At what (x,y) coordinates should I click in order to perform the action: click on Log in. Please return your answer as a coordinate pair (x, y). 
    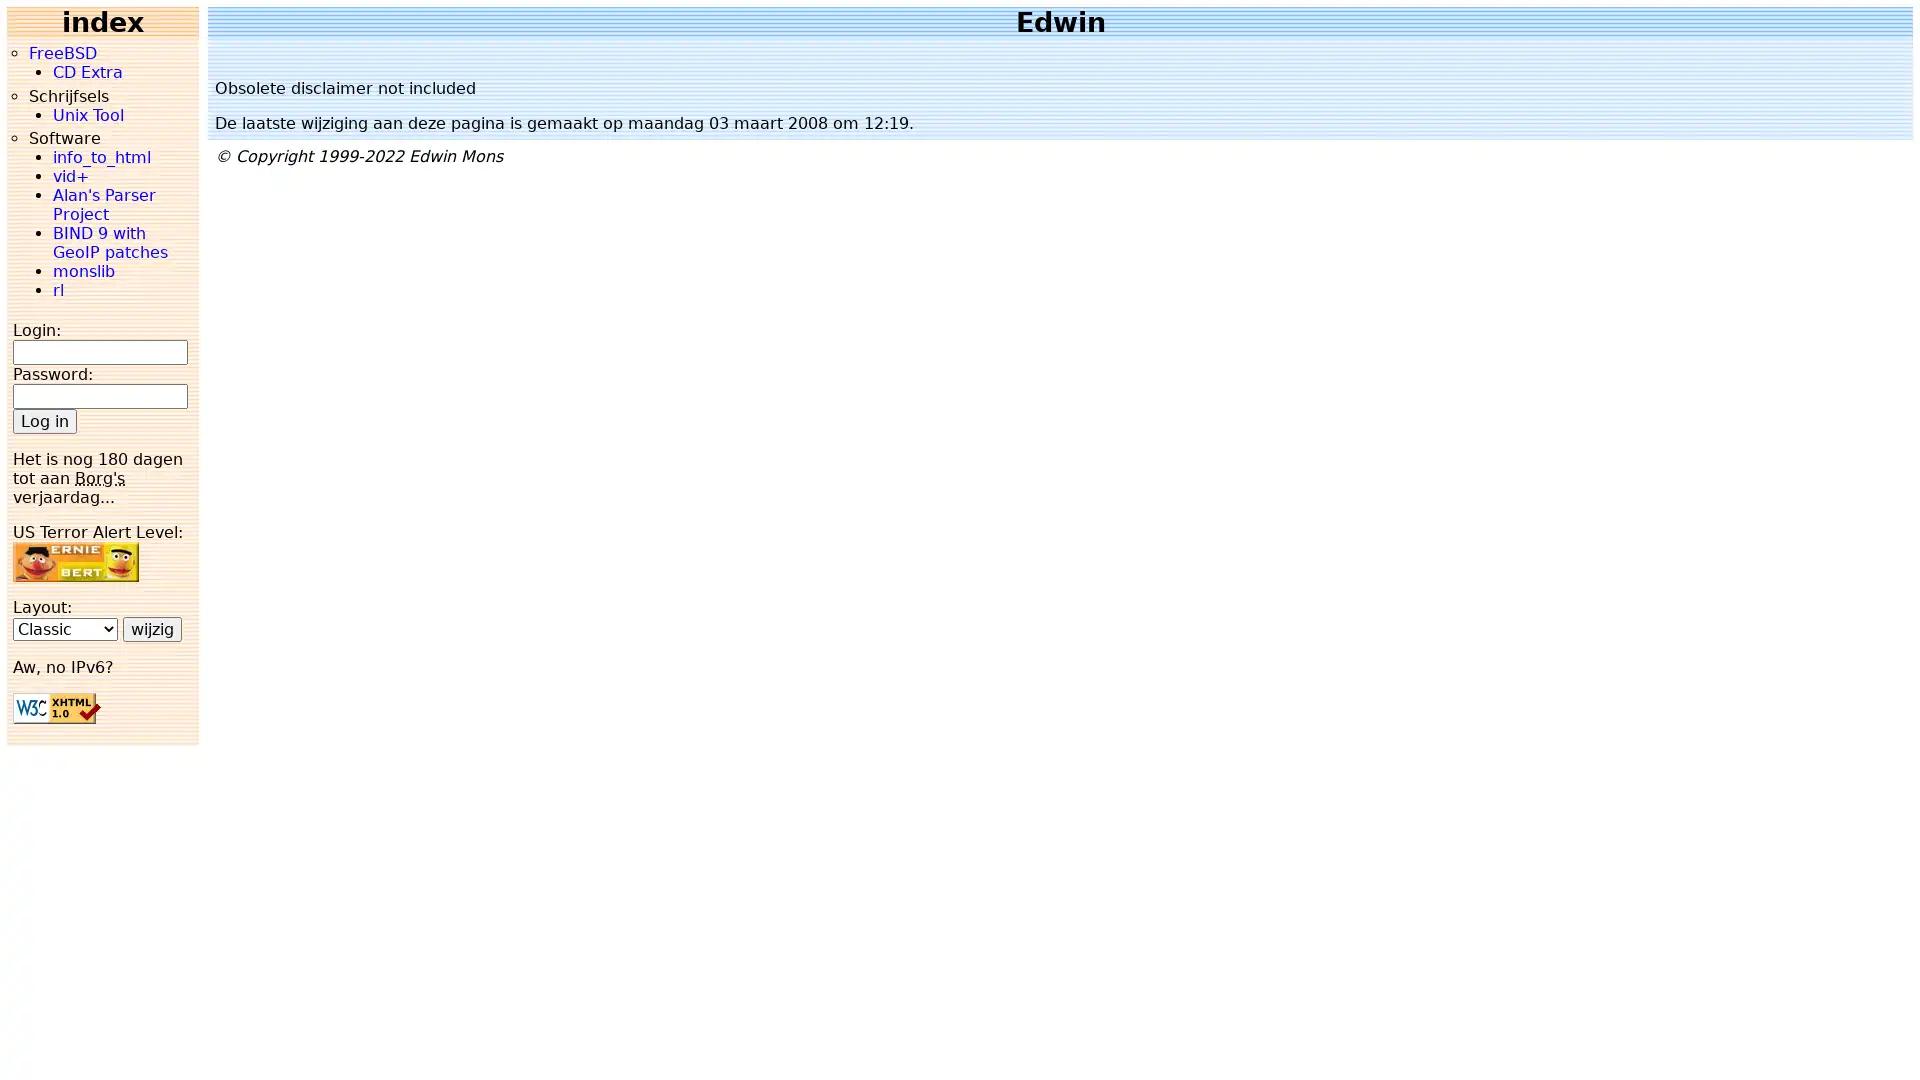
    Looking at the image, I should click on (44, 419).